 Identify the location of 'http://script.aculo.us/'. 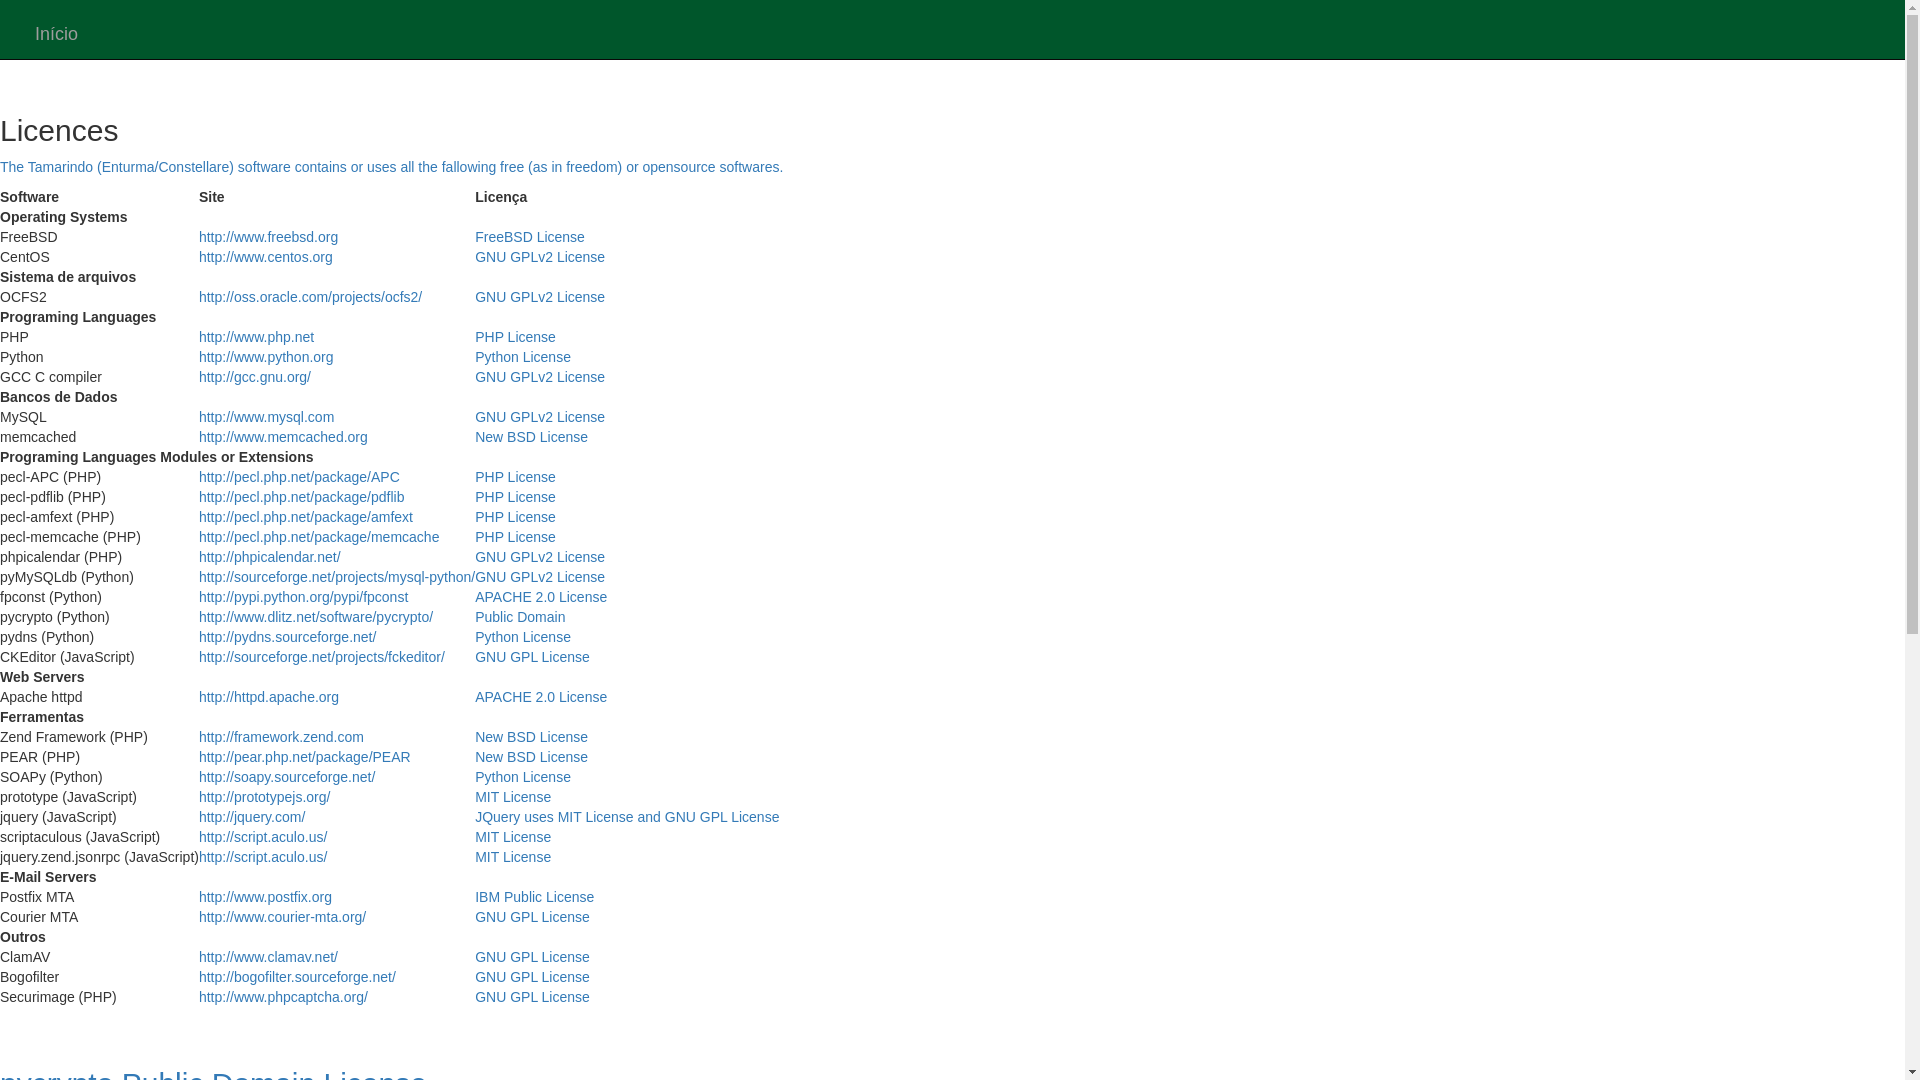
(198, 837).